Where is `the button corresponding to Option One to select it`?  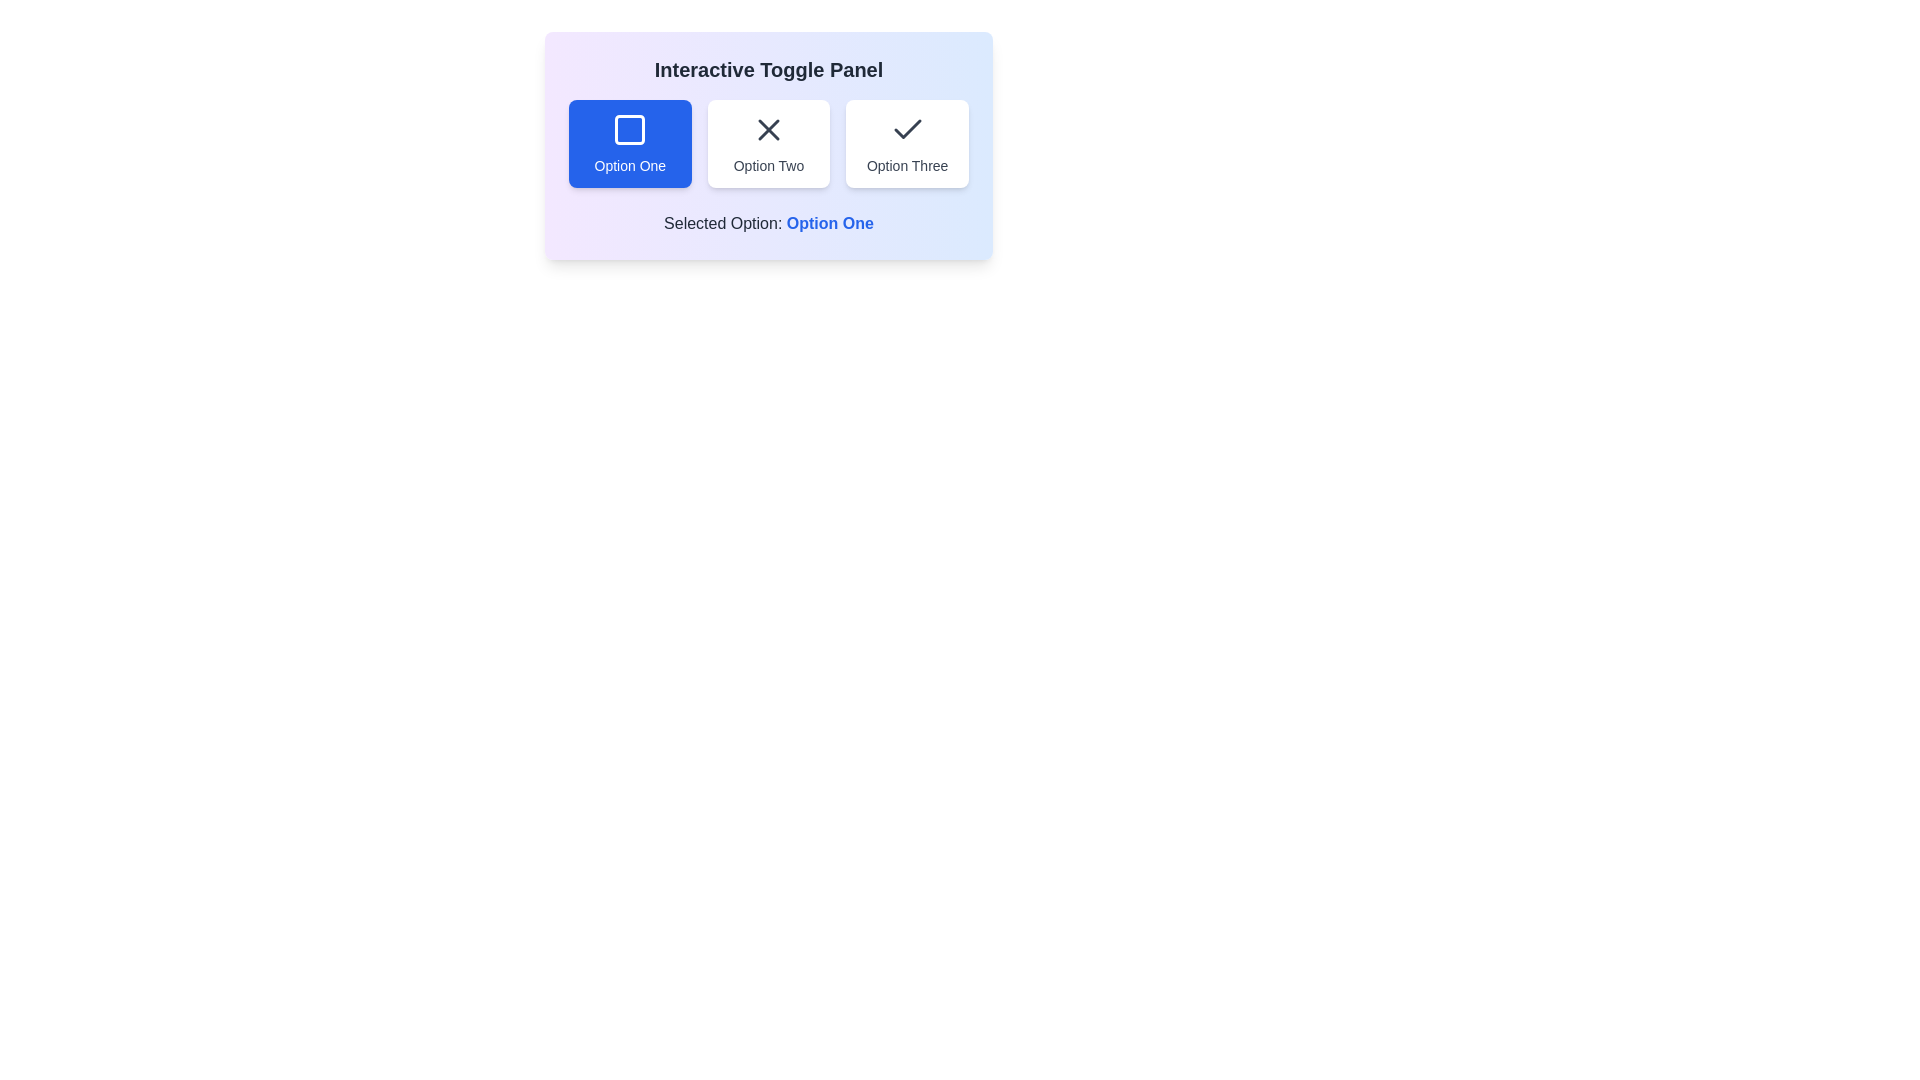
the button corresponding to Option One to select it is located at coordinates (628, 142).